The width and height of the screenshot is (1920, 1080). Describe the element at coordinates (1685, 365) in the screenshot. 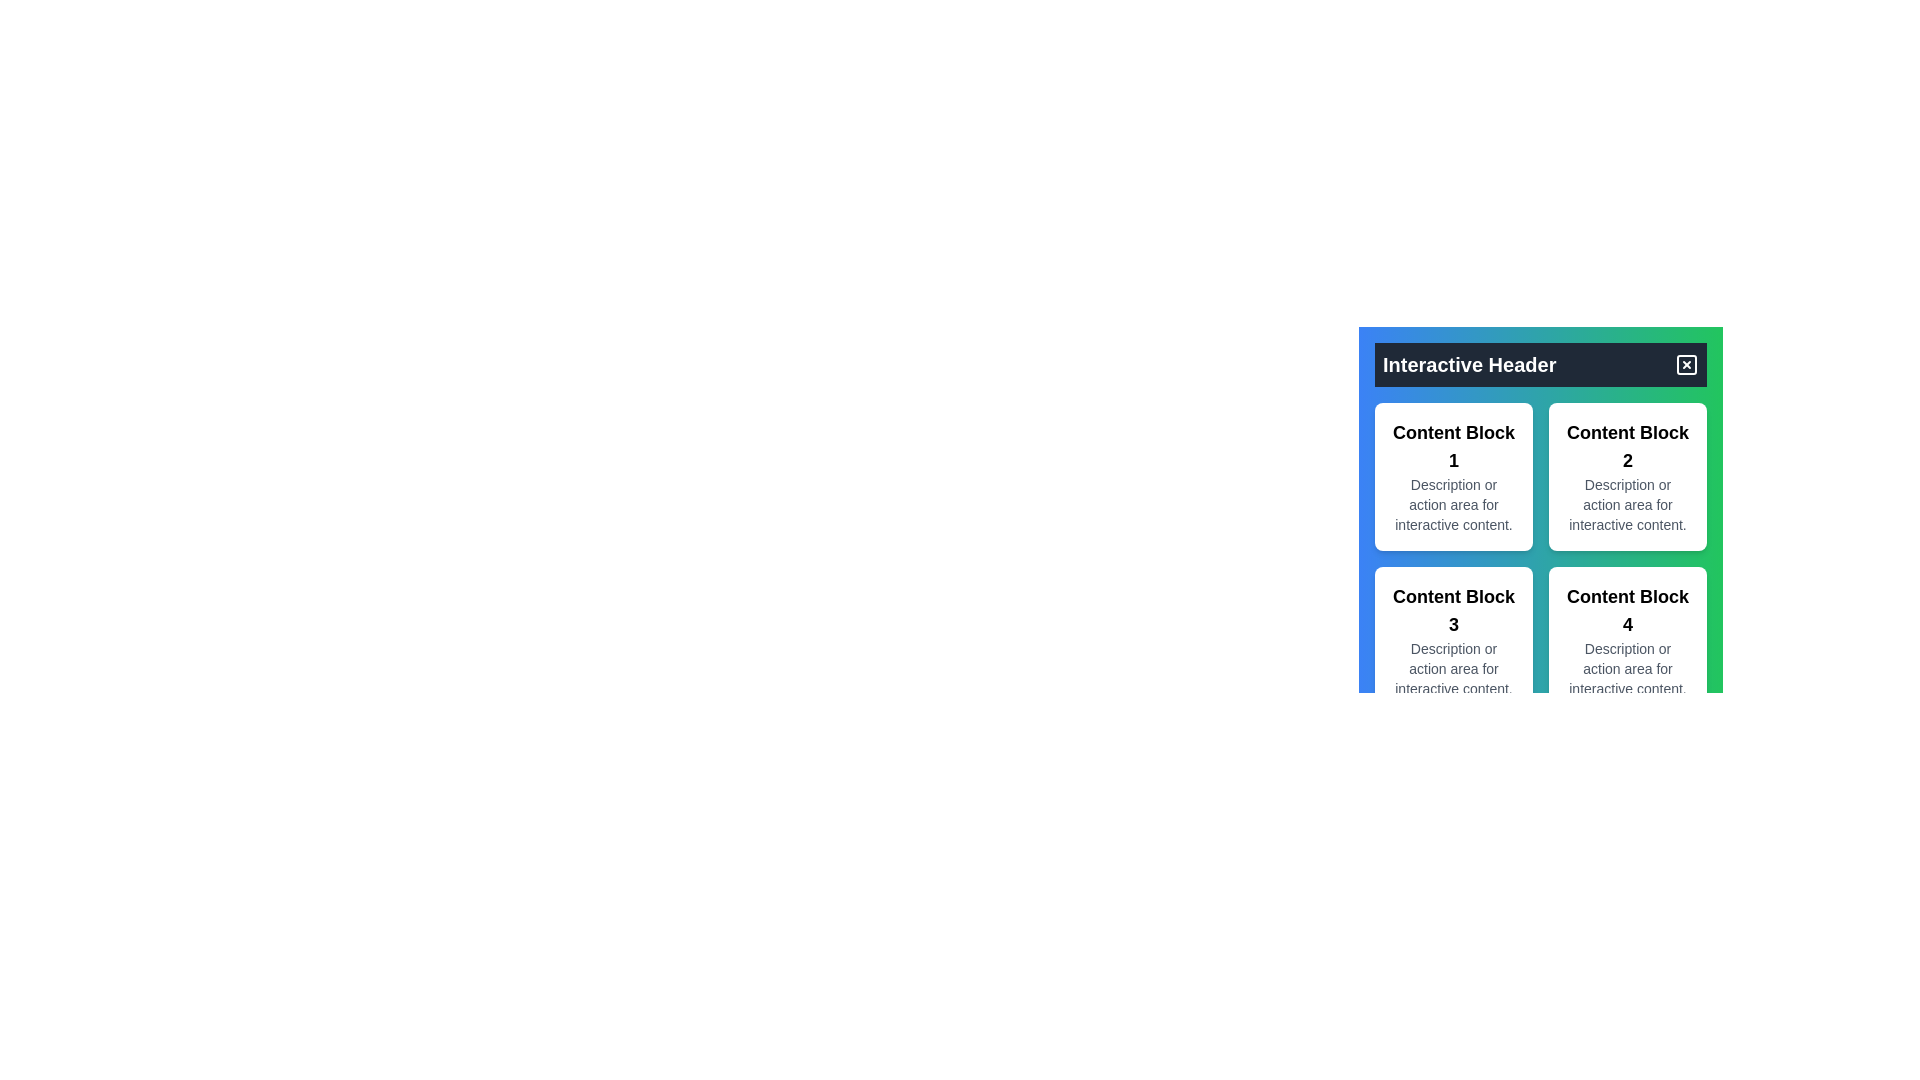

I see `the square shaped icon with rounded corners located` at that location.